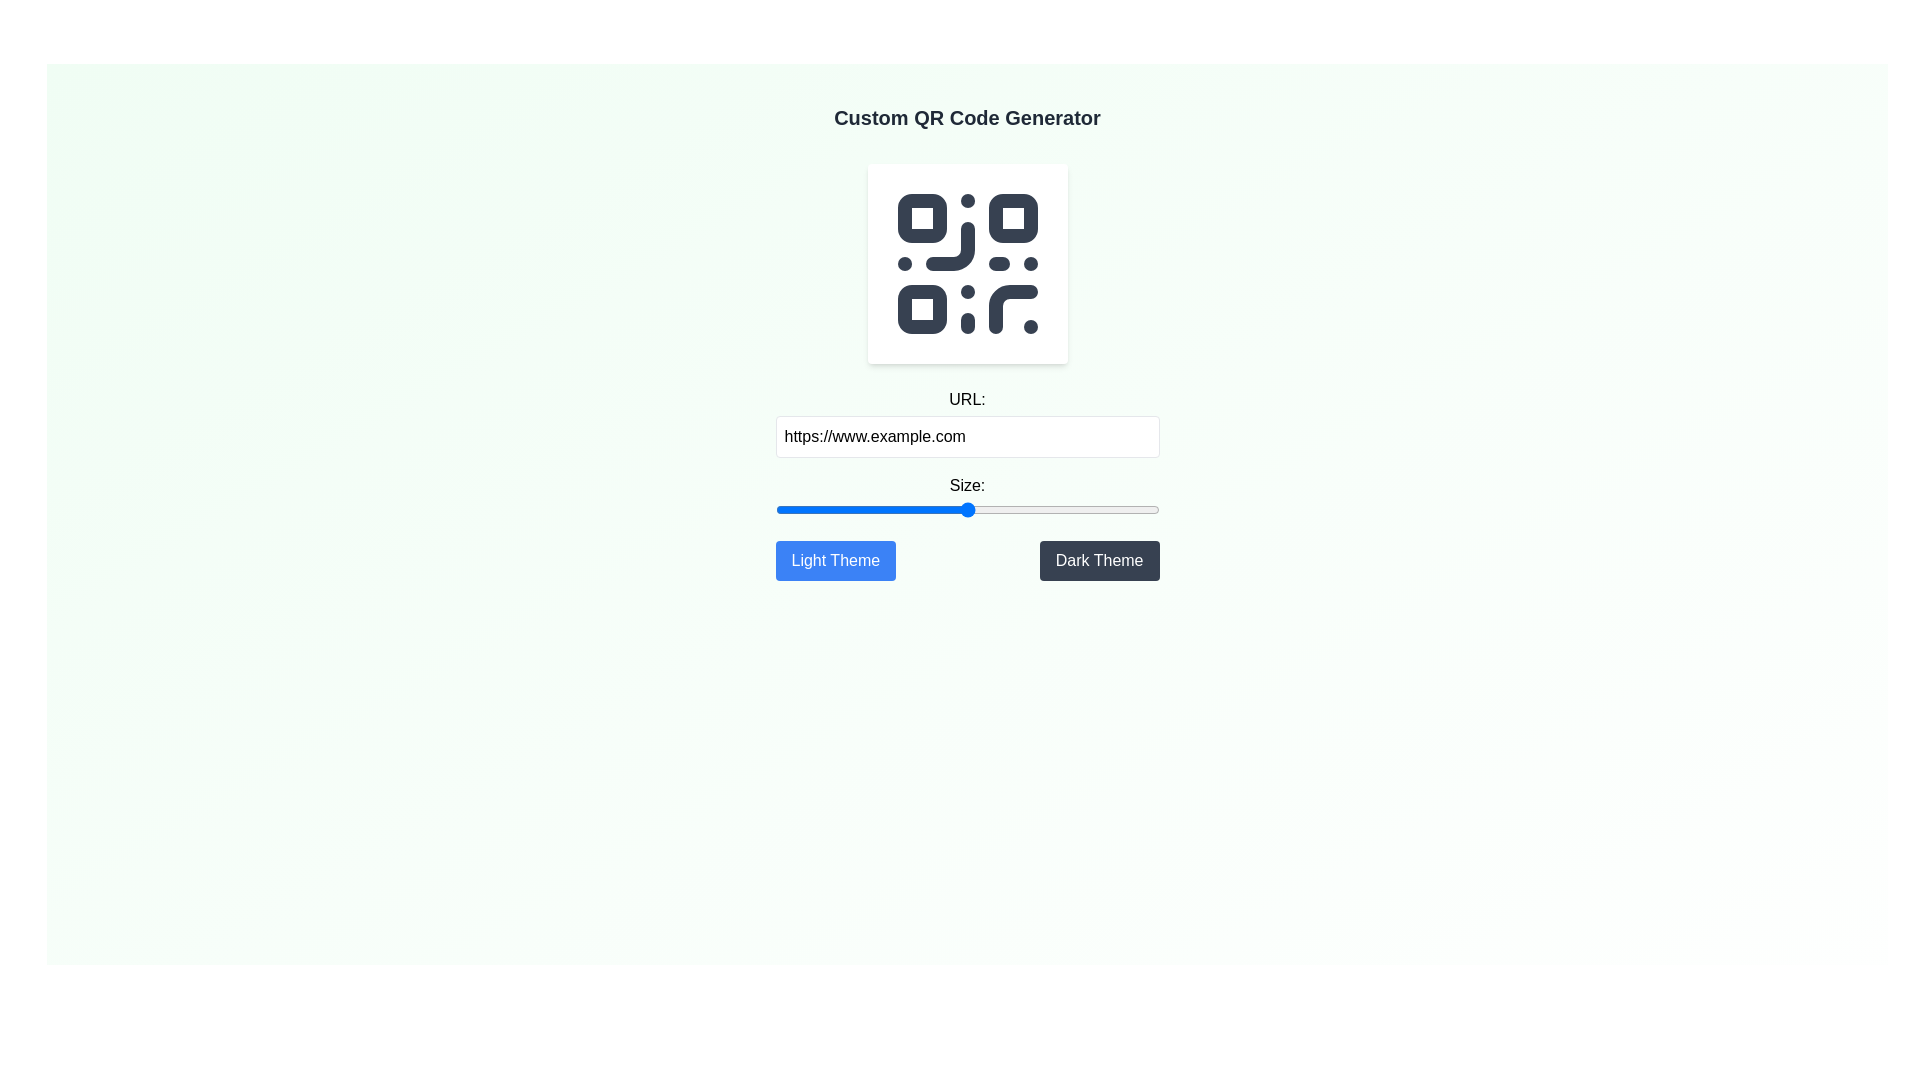 The width and height of the screenshot is (1920, 1080). I want to click on the slider value, so click(867, 508).